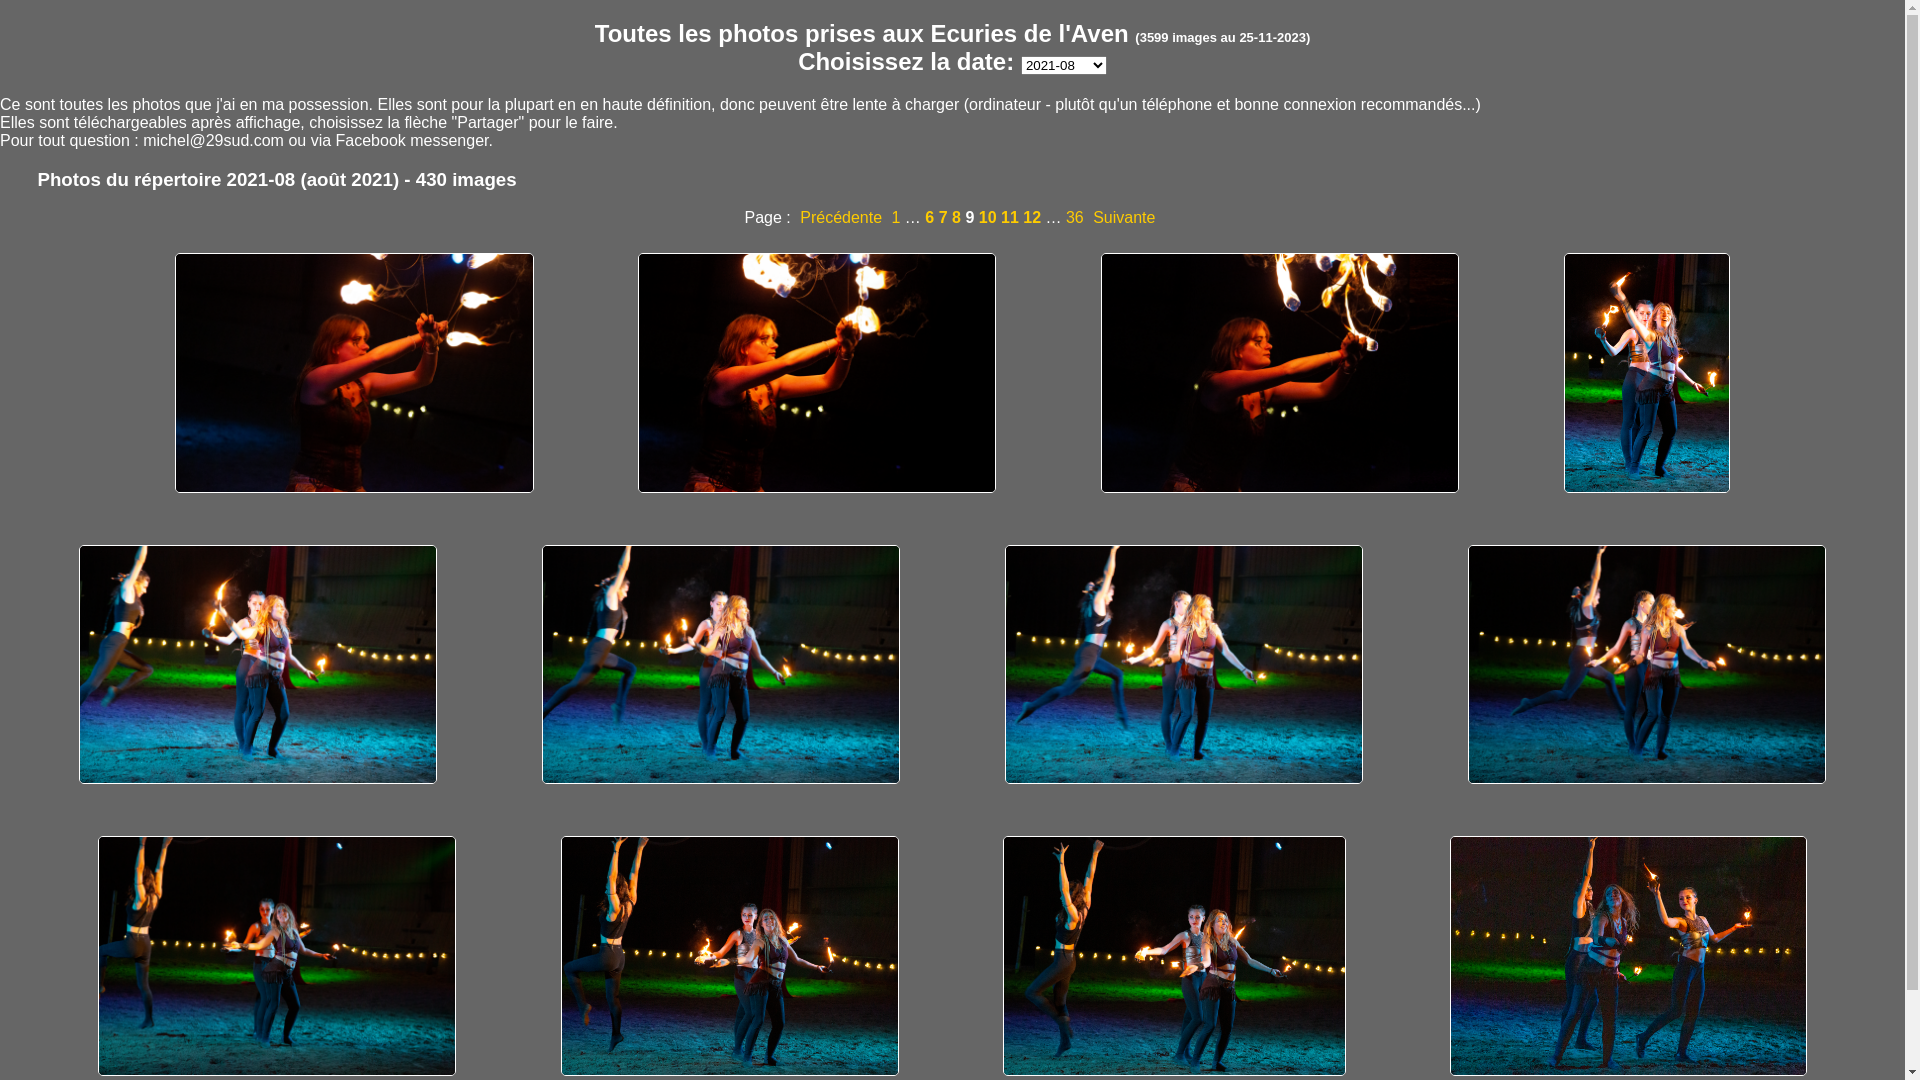 The image size is (1920, 1080). I want to click on '6', so click(928, 217).